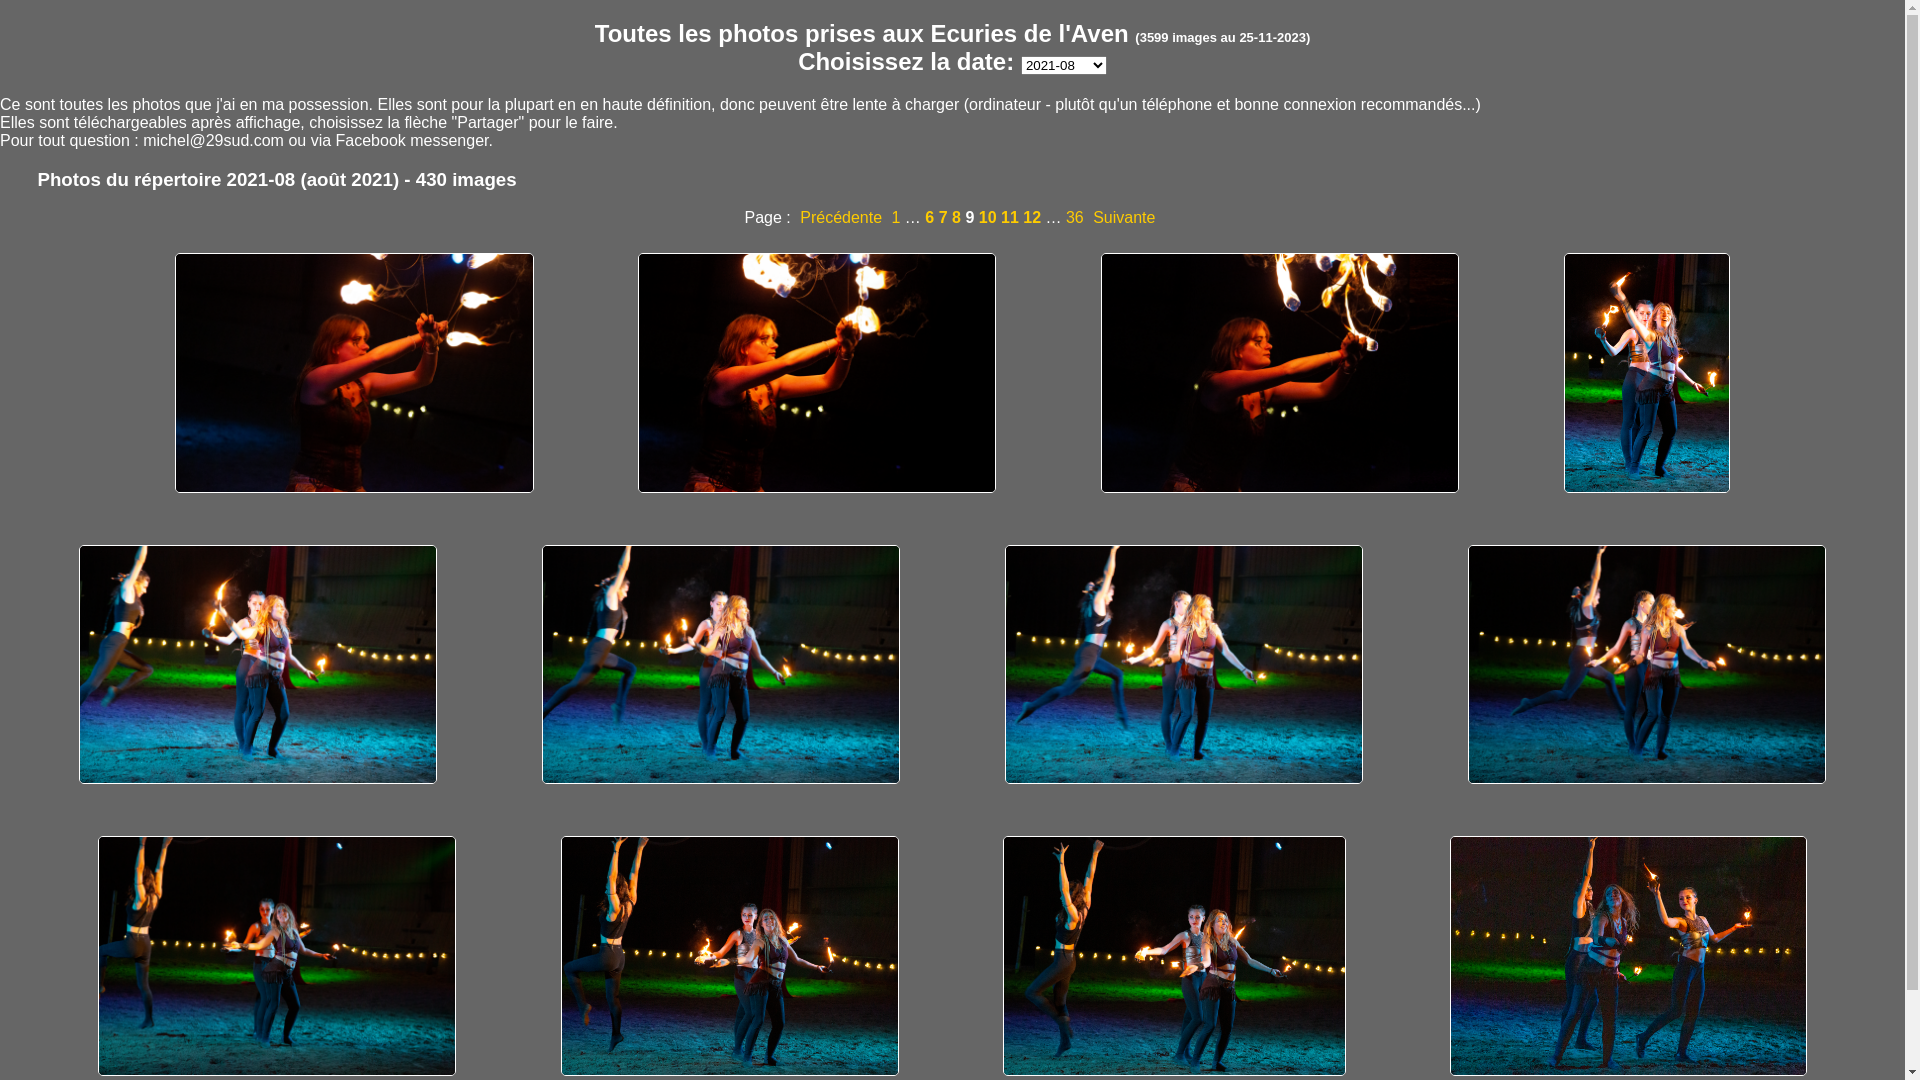 The image size is (1920, 1080). I want to click on '6', so click(928, 217).